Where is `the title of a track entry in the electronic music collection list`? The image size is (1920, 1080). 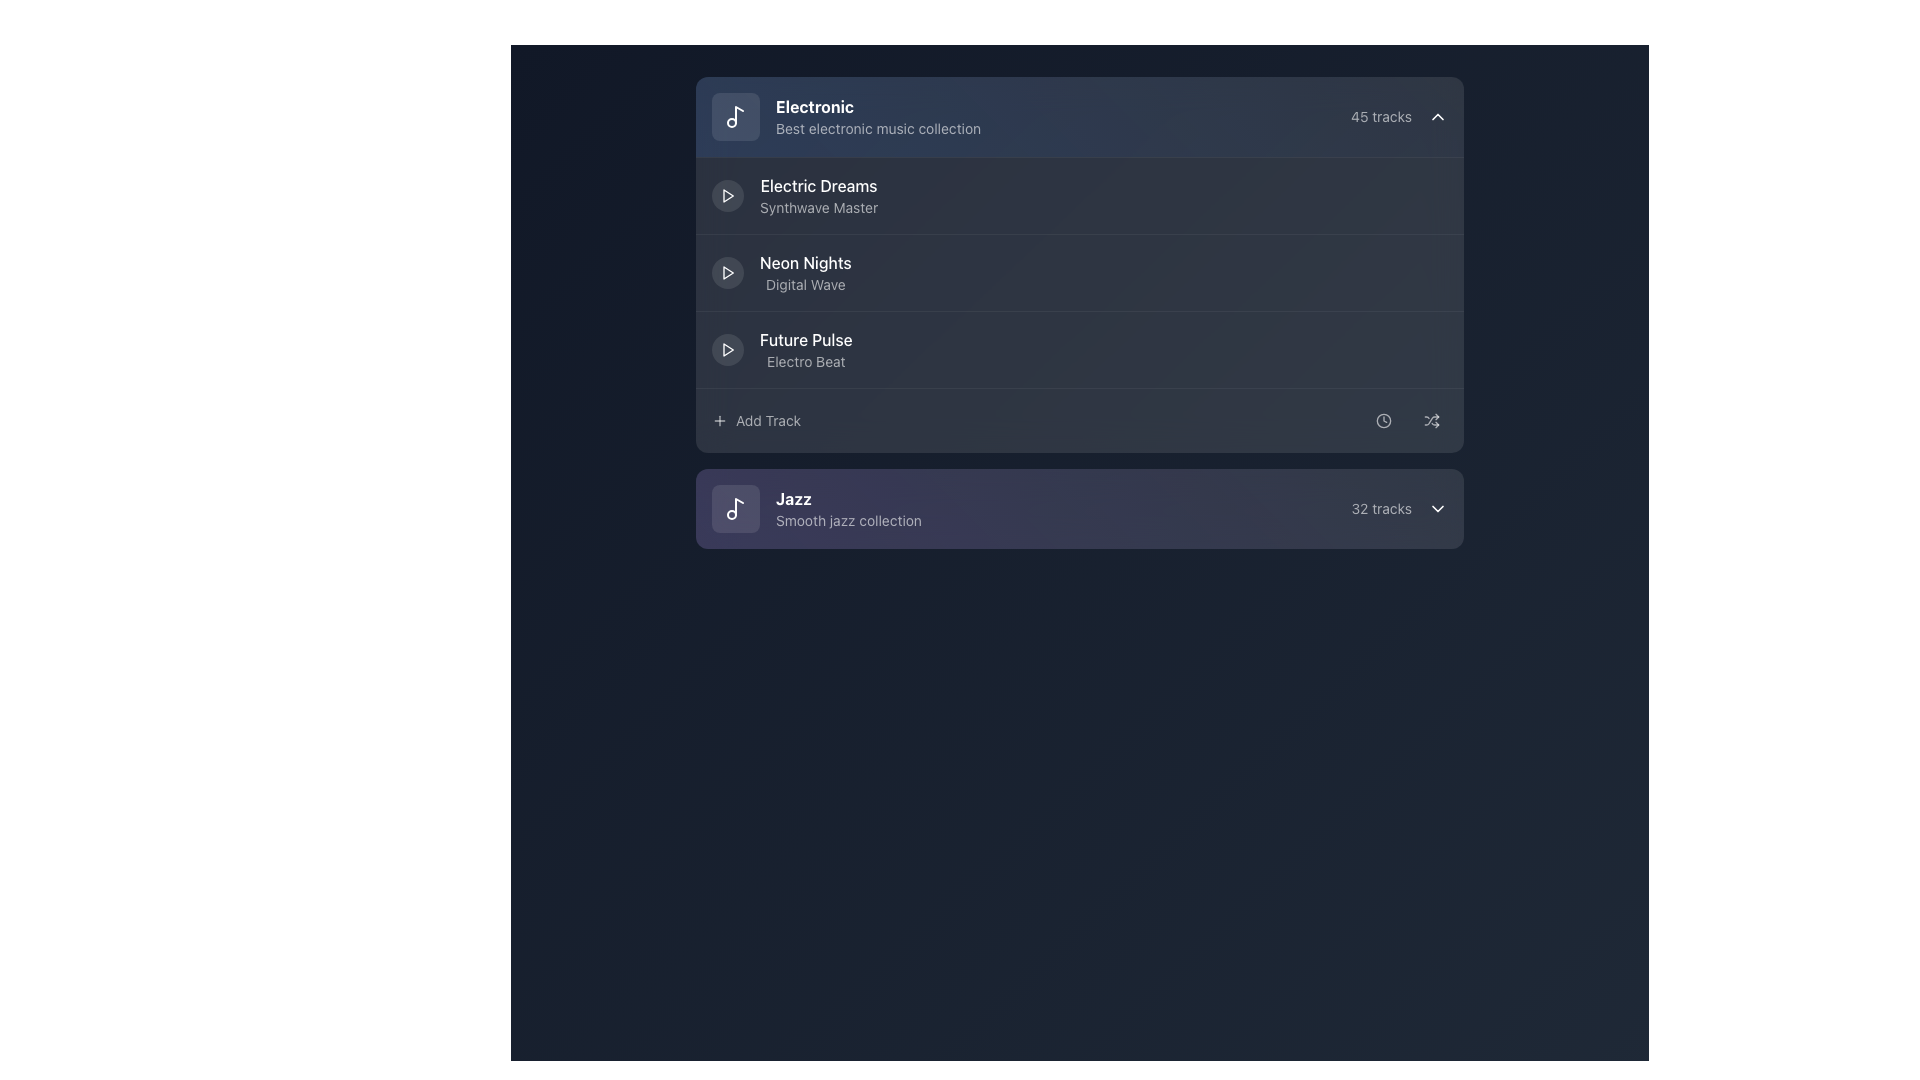 the title of a track entry in the electronic music collection list is located at coordinates (1079, 304).